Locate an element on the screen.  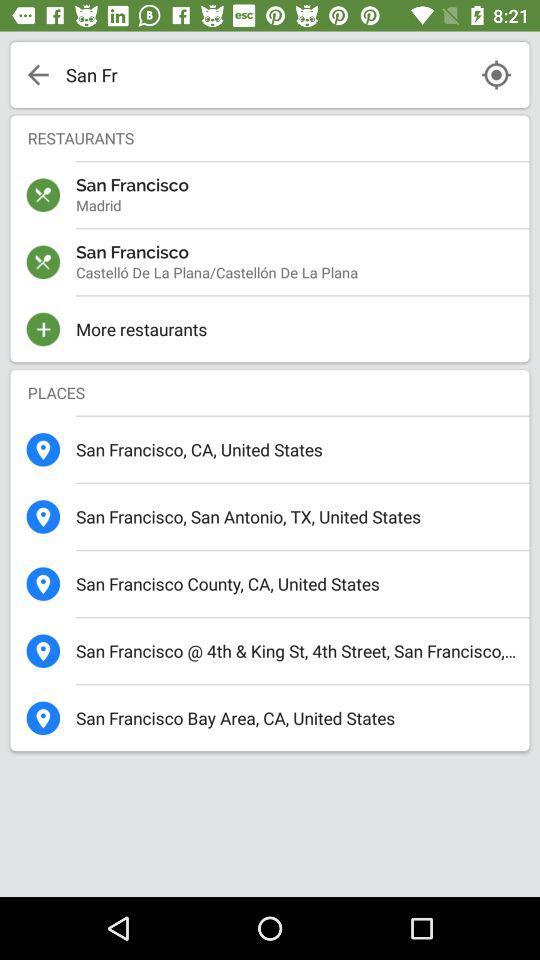
previous page is located at coordinates (38, 74).